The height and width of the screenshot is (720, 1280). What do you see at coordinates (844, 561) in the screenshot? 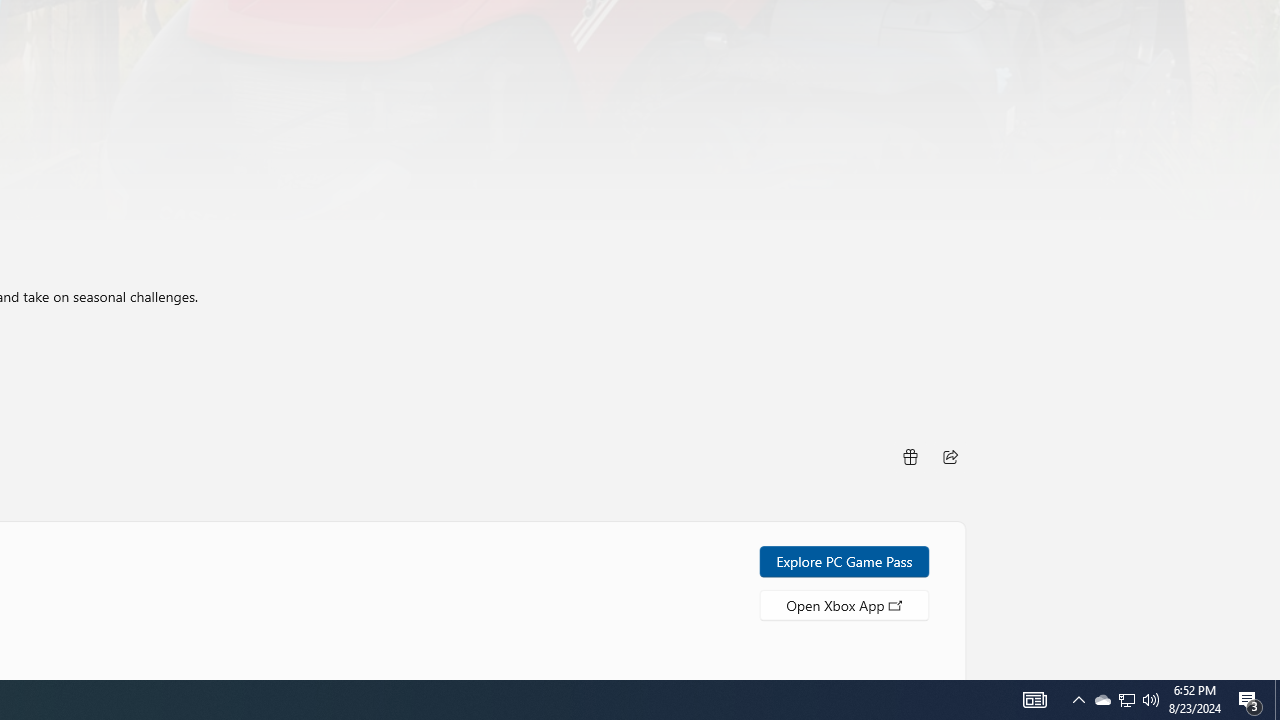
I see `'Explore PC Game Pass'` at bounding box center [844, 561].